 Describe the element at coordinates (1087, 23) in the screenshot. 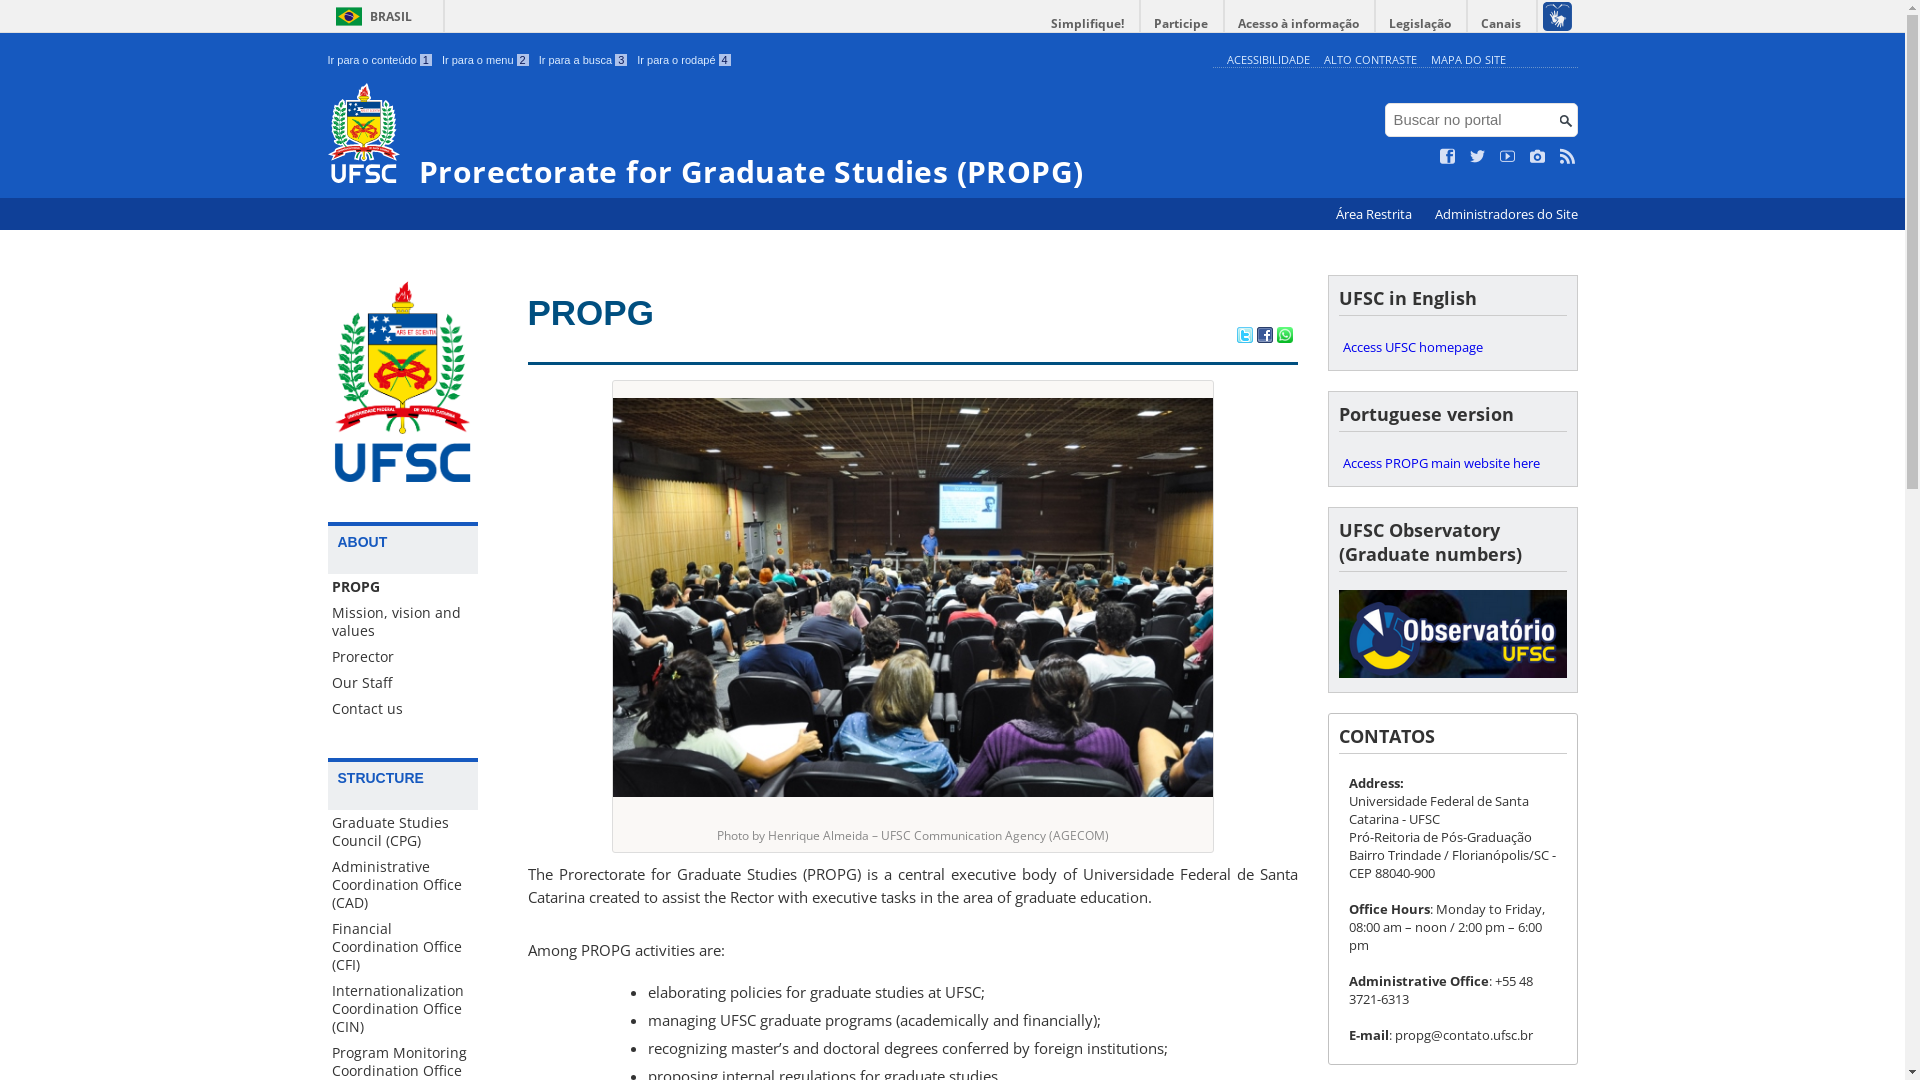

I see `'Simplifique!'` at that location.